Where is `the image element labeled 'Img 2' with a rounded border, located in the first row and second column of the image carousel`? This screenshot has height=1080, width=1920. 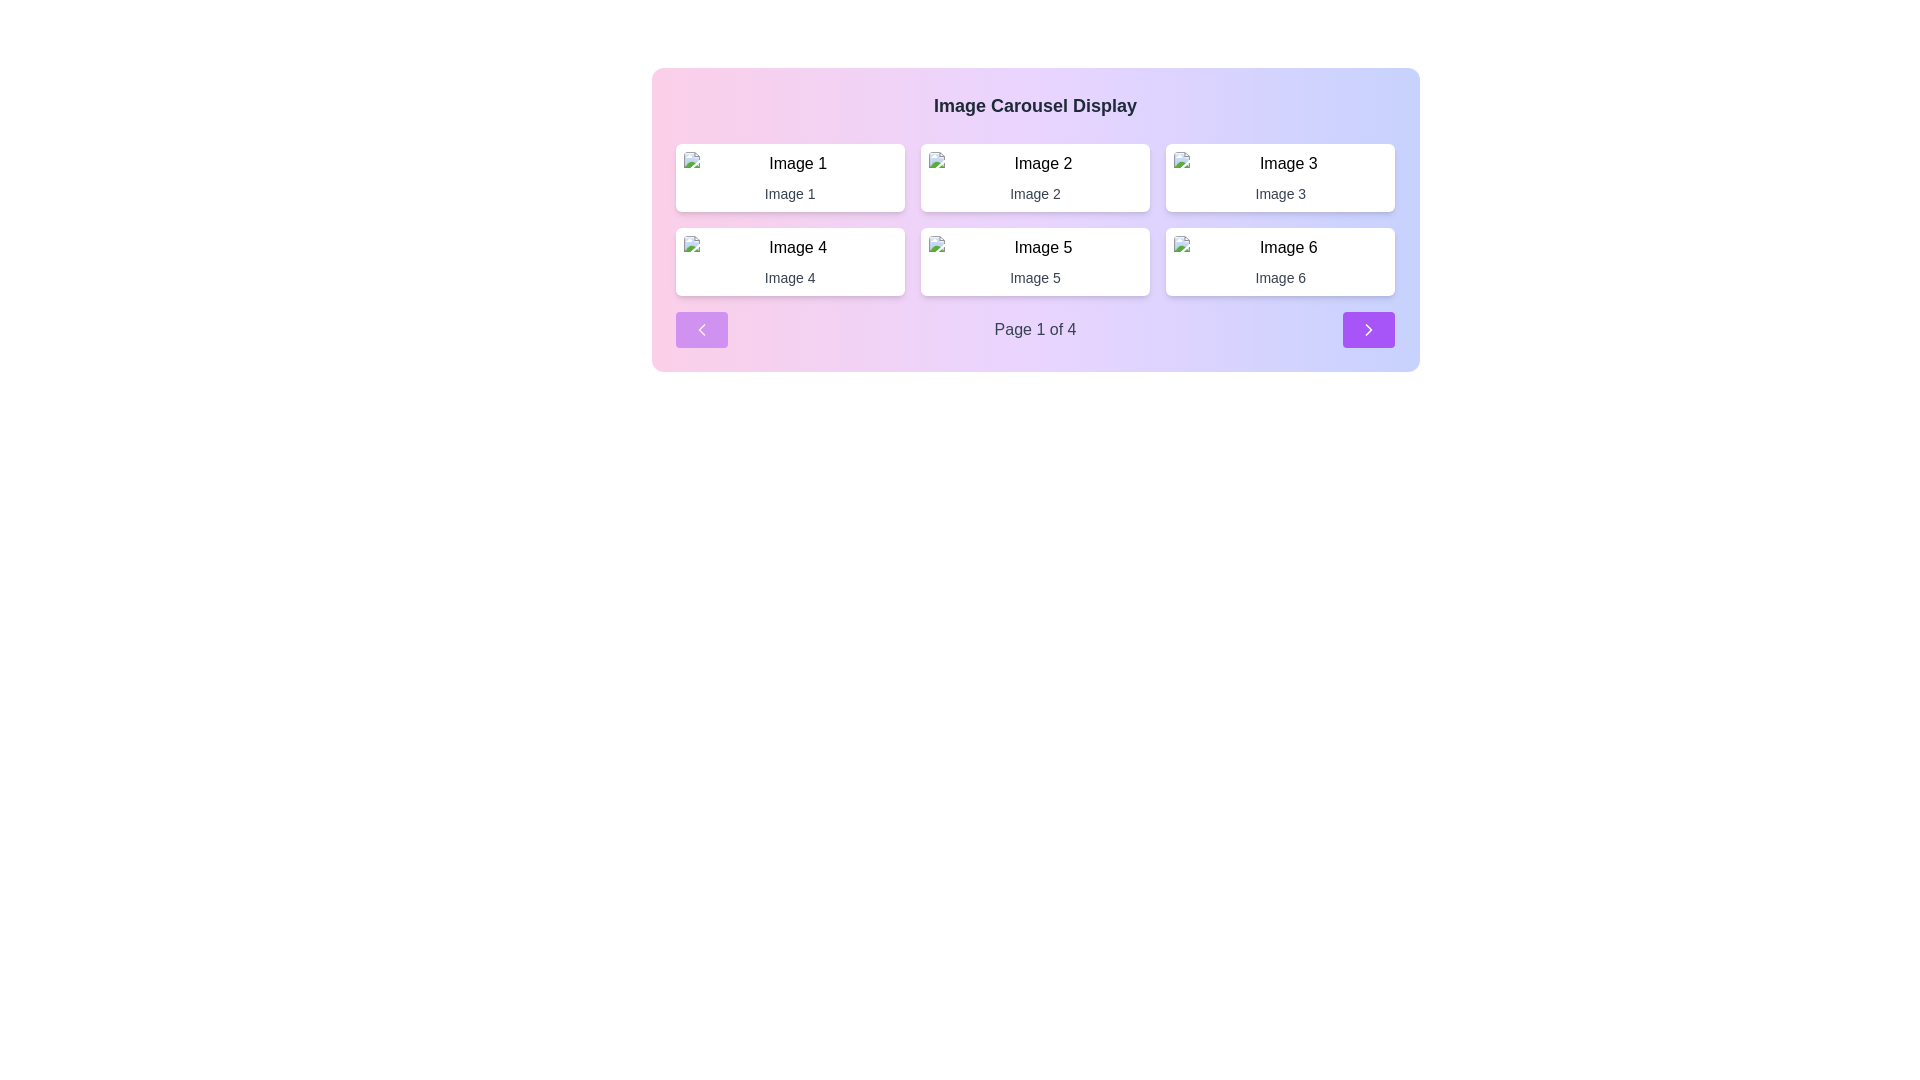 the image element labeled 'Img 2' with a rounded border, located in the first row and second column of the image carousel is located at coordinates (1035, 163).